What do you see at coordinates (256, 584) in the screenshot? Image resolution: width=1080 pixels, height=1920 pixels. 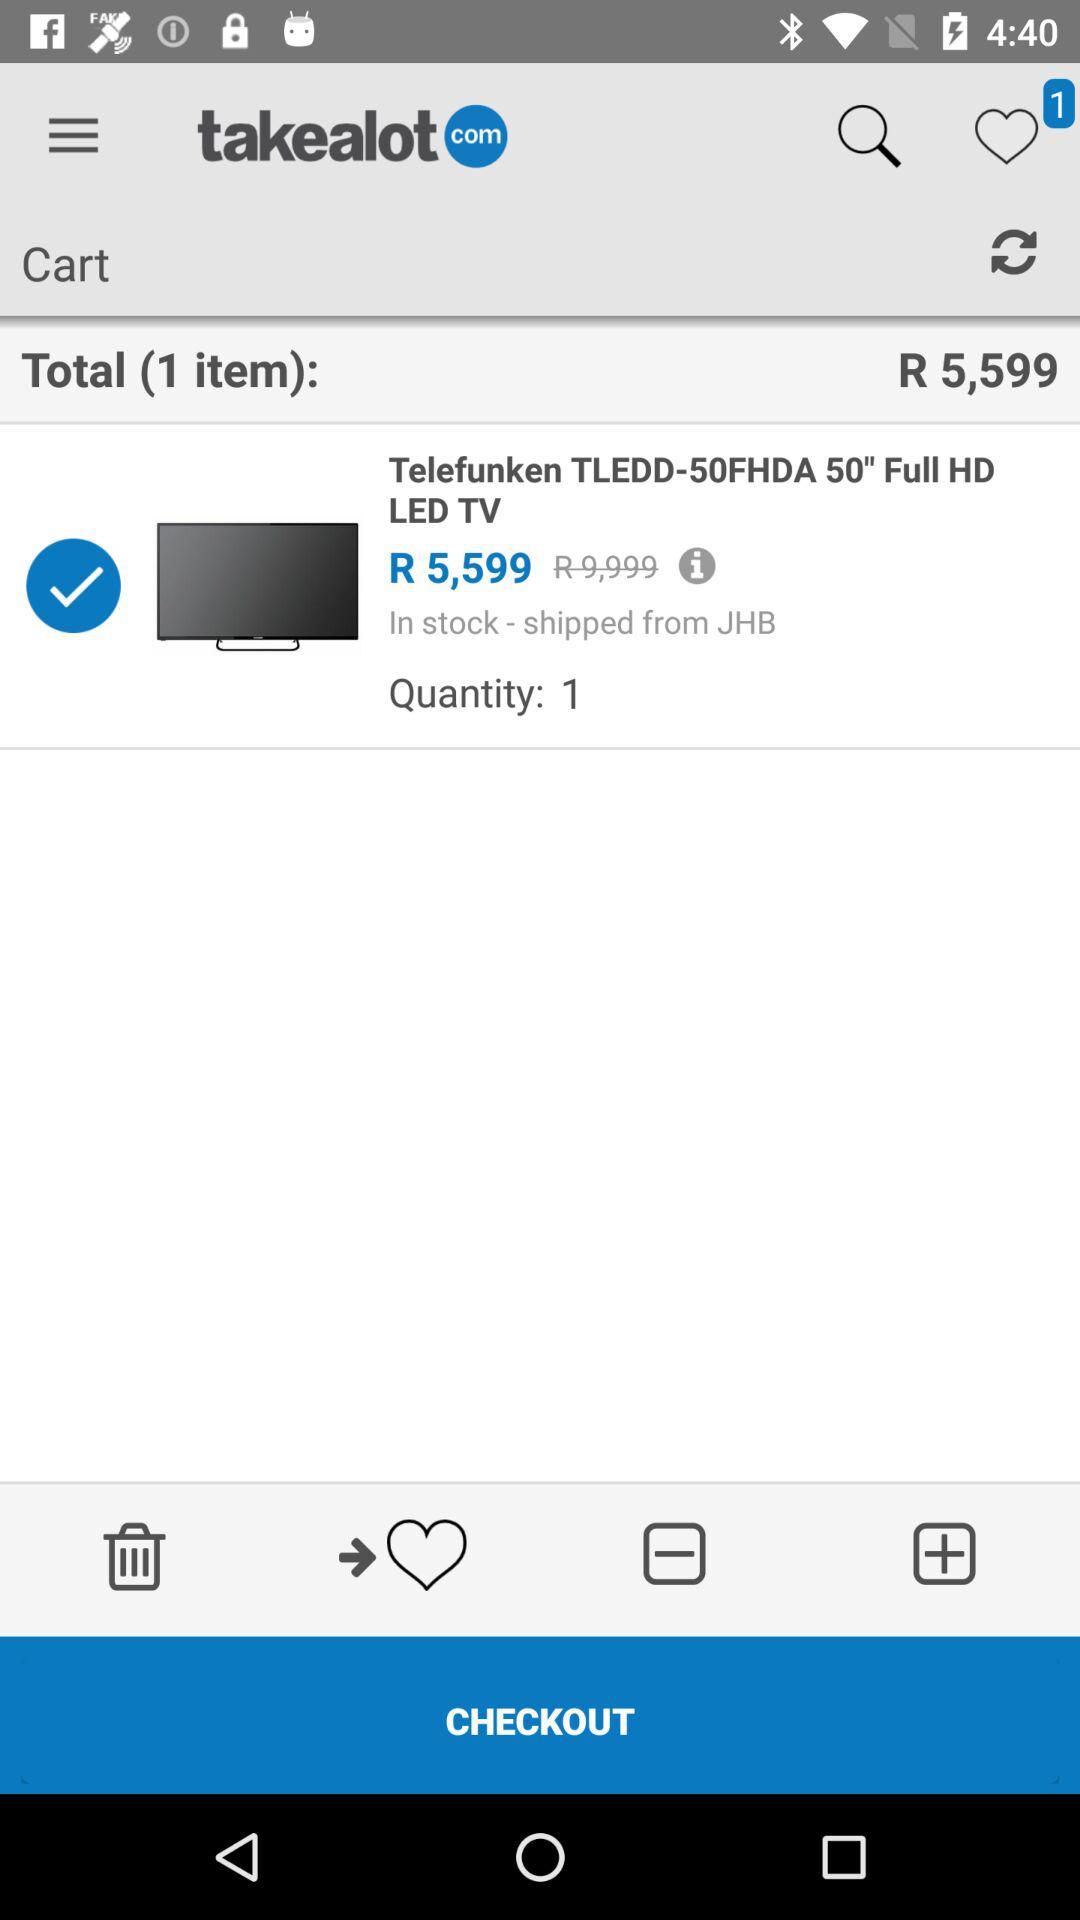 I see `item to the left of telefunken tledd 50fhda icon` at bounding box center [256, 584].